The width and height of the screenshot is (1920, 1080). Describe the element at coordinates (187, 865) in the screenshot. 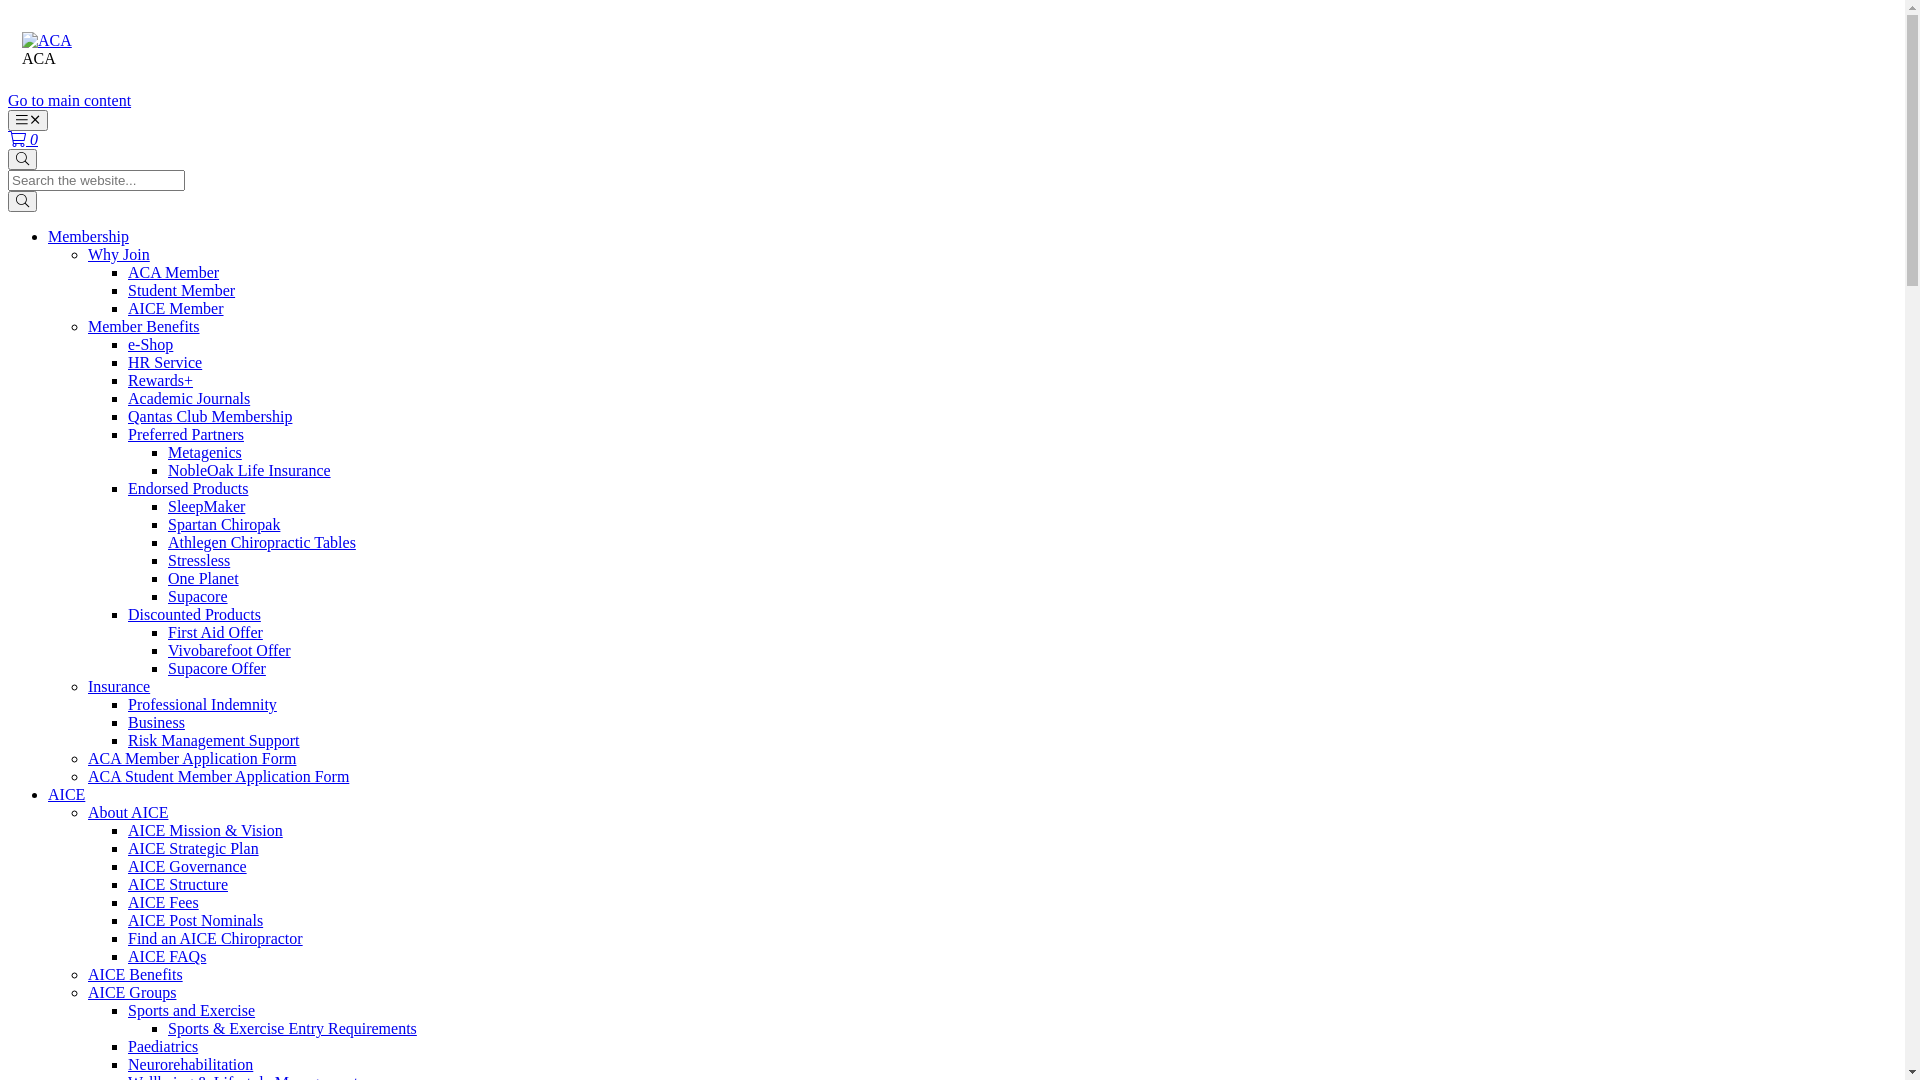

I see `'AICE Governance'` at that location.